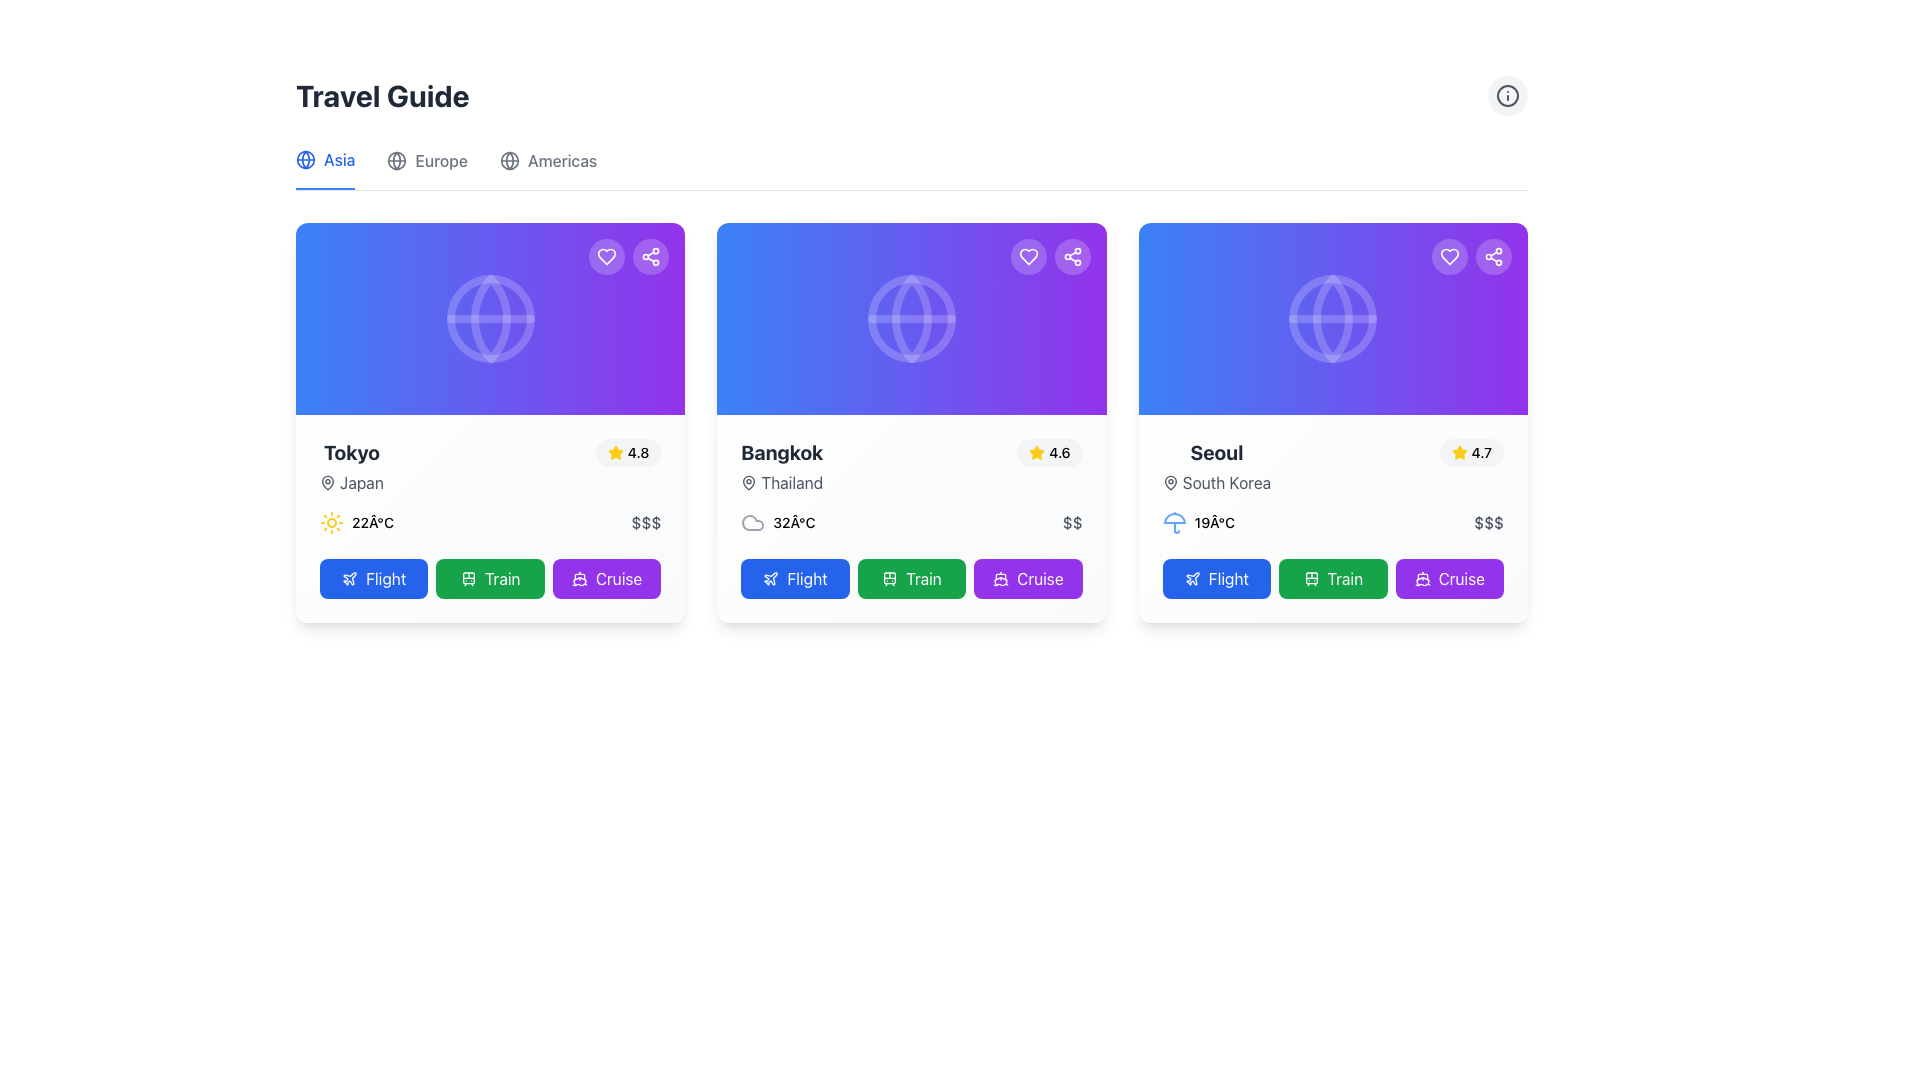 Image resolution: width=1920 pixels, height=1080 pixels. What do you see at coordinates (1333, 318) in the screenshot?
I see `the innermost circular component of the globe icon within the Seoul card in the Travel Guide section, which is visually characterized by a white hue and subtle transparency against a purple background` at bounding box center [1333, 318].